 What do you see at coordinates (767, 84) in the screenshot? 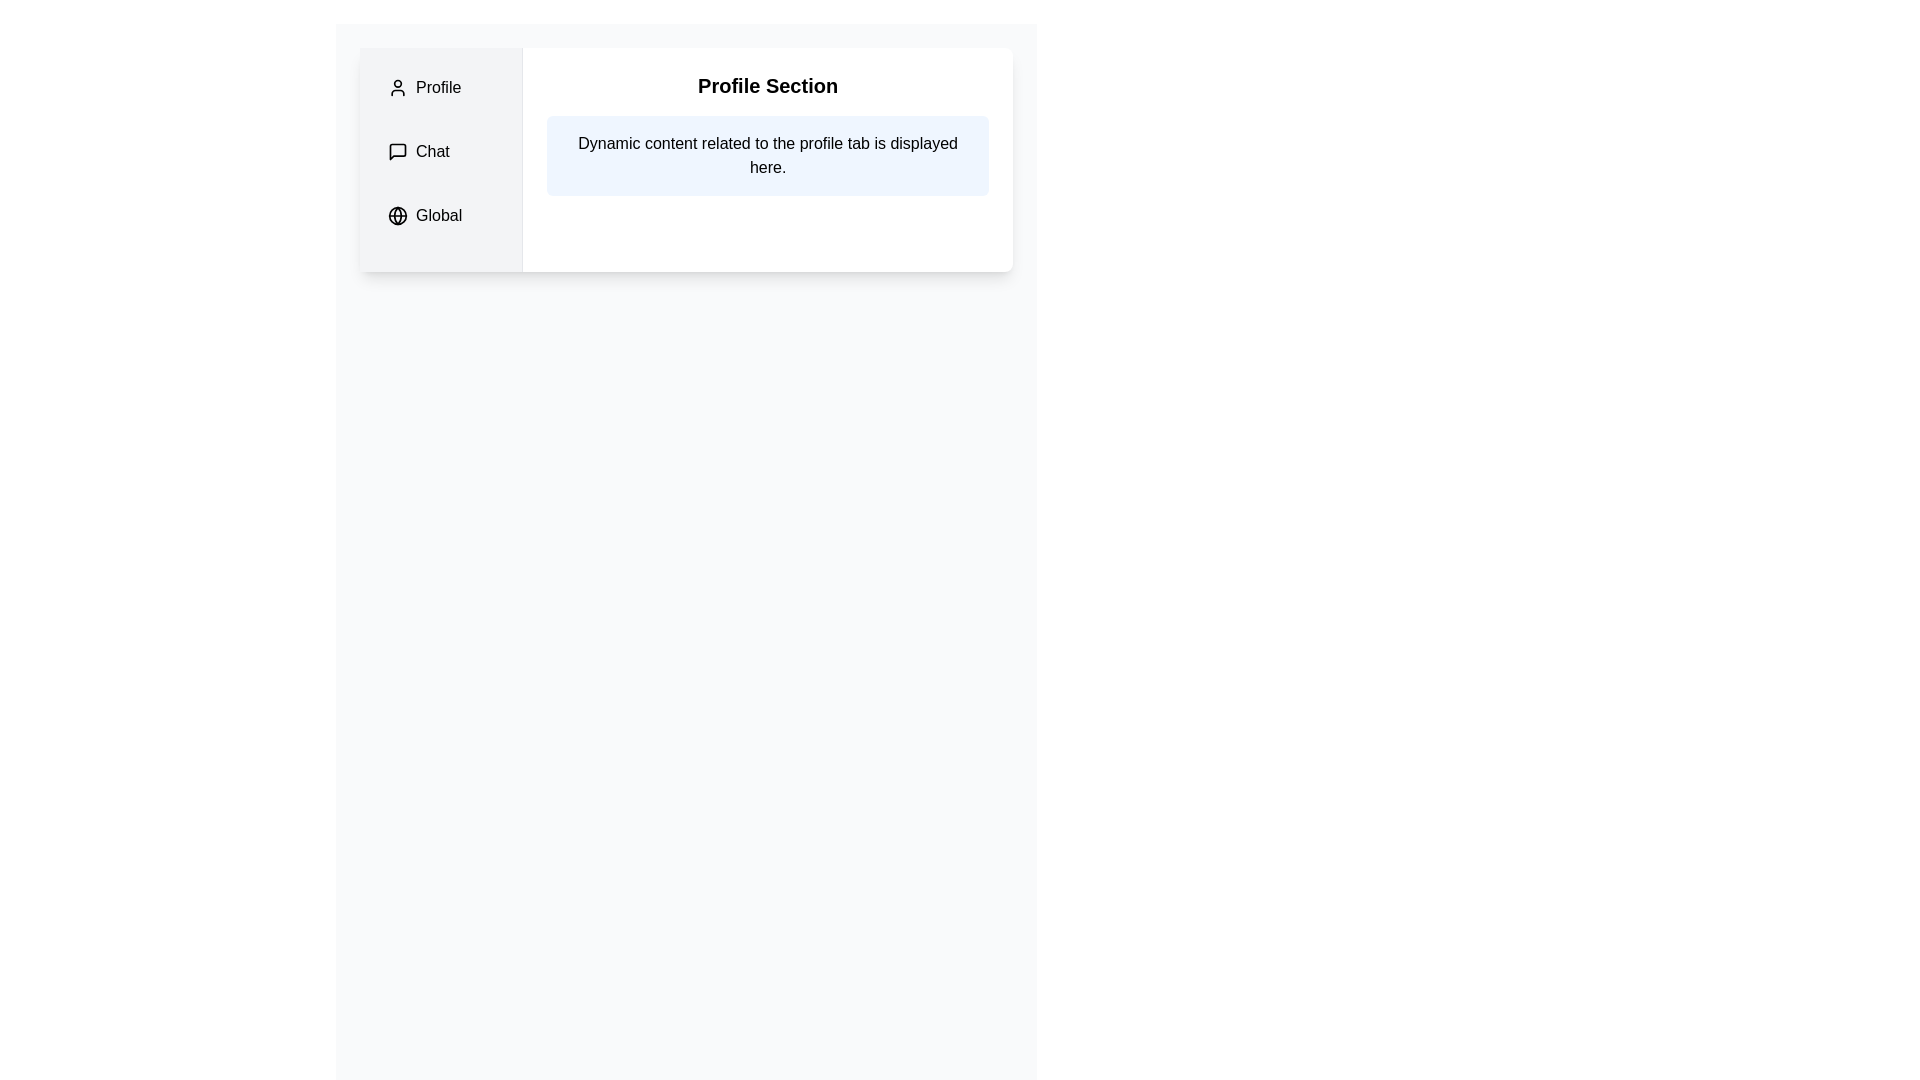
I see `the Header text indicating user profile section` at bounding box center [767, 84].